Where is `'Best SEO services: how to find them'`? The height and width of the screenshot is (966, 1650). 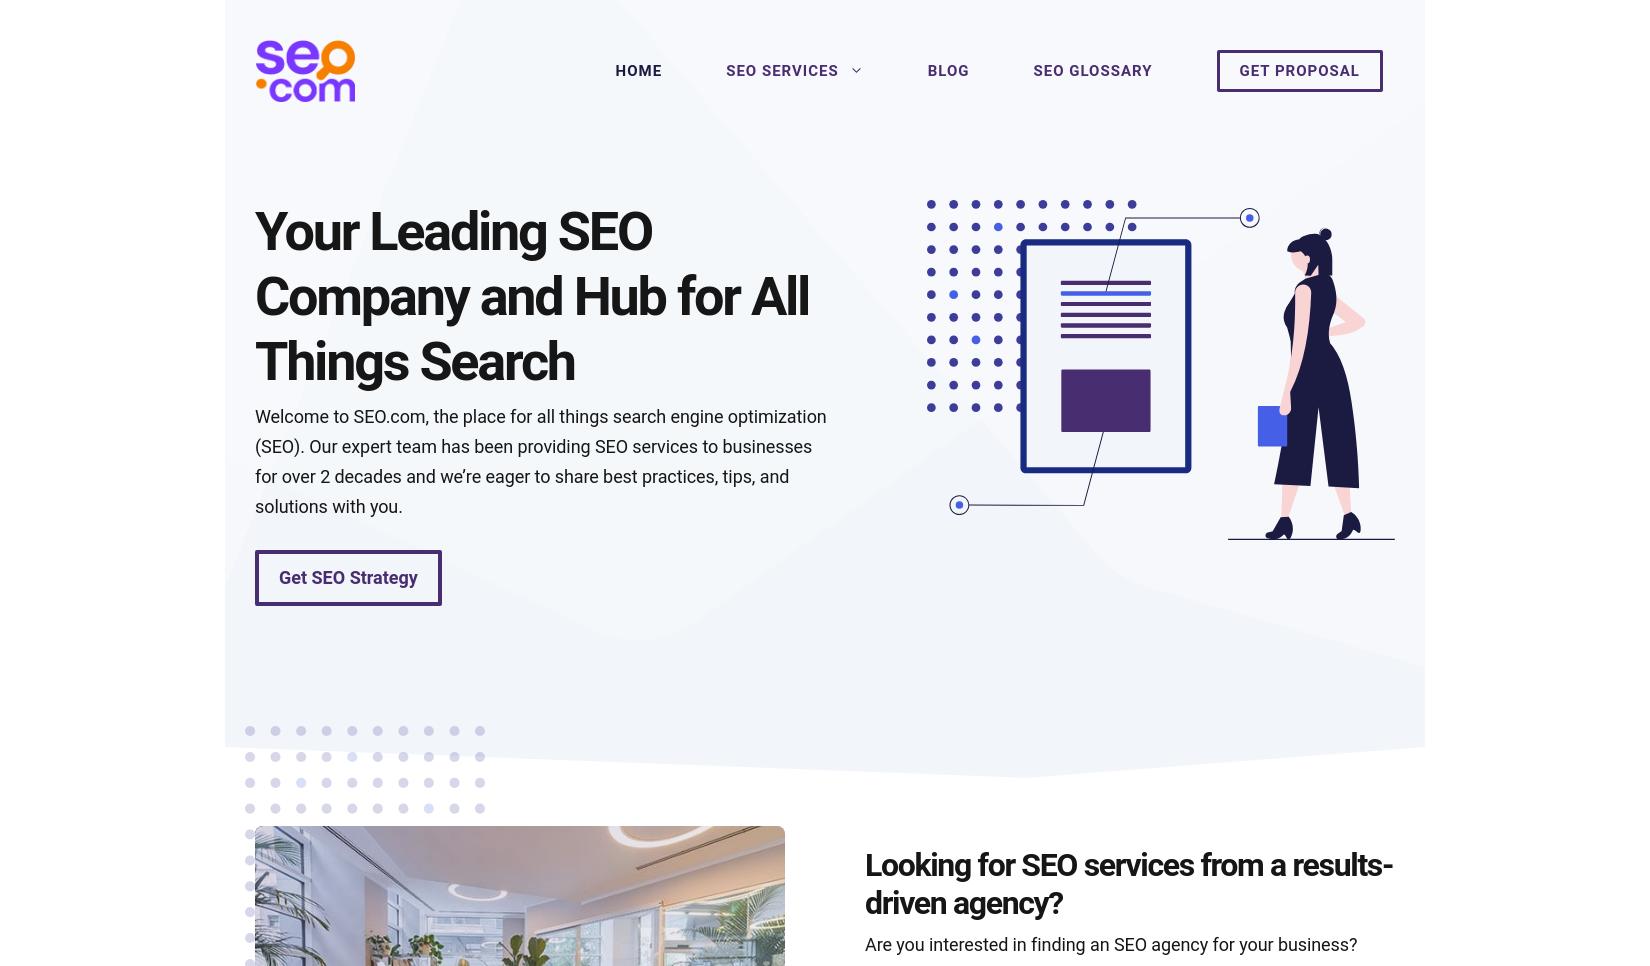
'Best SEO services: how to find them' is located at coordinates (433, 806).